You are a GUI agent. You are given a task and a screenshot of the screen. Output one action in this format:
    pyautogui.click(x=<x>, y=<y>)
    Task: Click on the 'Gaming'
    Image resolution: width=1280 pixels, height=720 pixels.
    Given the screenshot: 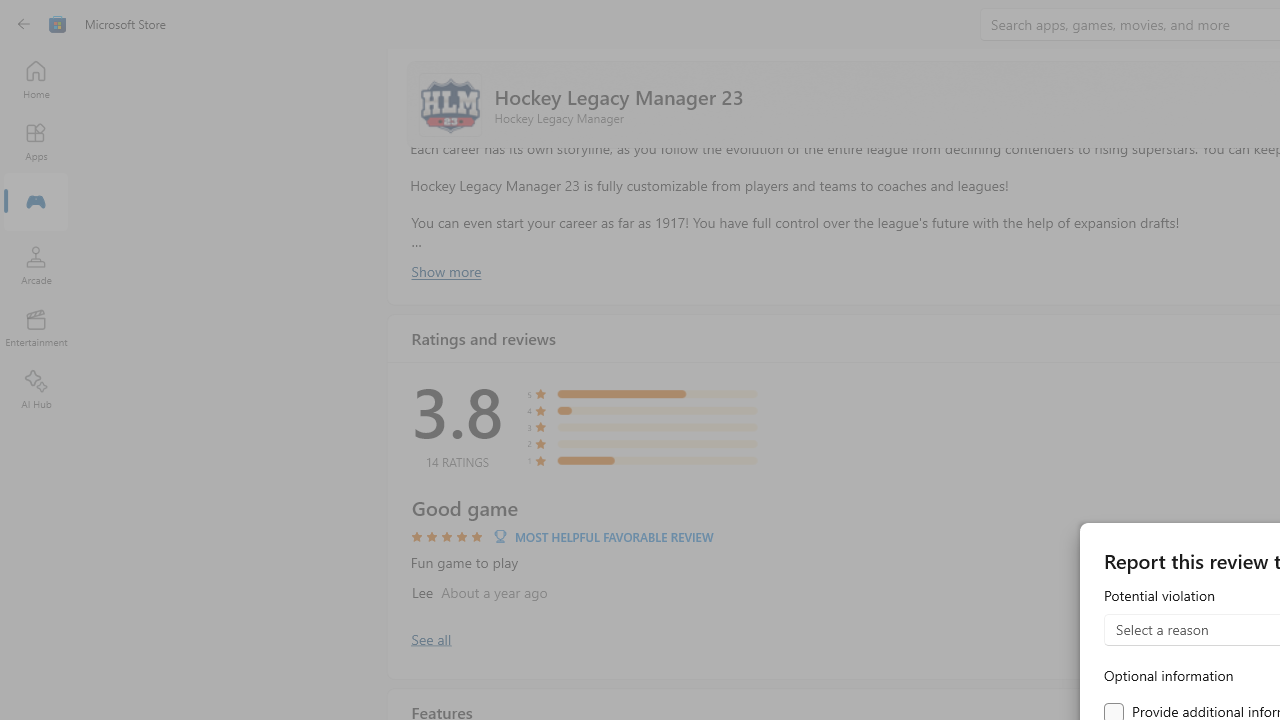 What is the action you would take?
    pyautogui.click(x=35, y=203)
    